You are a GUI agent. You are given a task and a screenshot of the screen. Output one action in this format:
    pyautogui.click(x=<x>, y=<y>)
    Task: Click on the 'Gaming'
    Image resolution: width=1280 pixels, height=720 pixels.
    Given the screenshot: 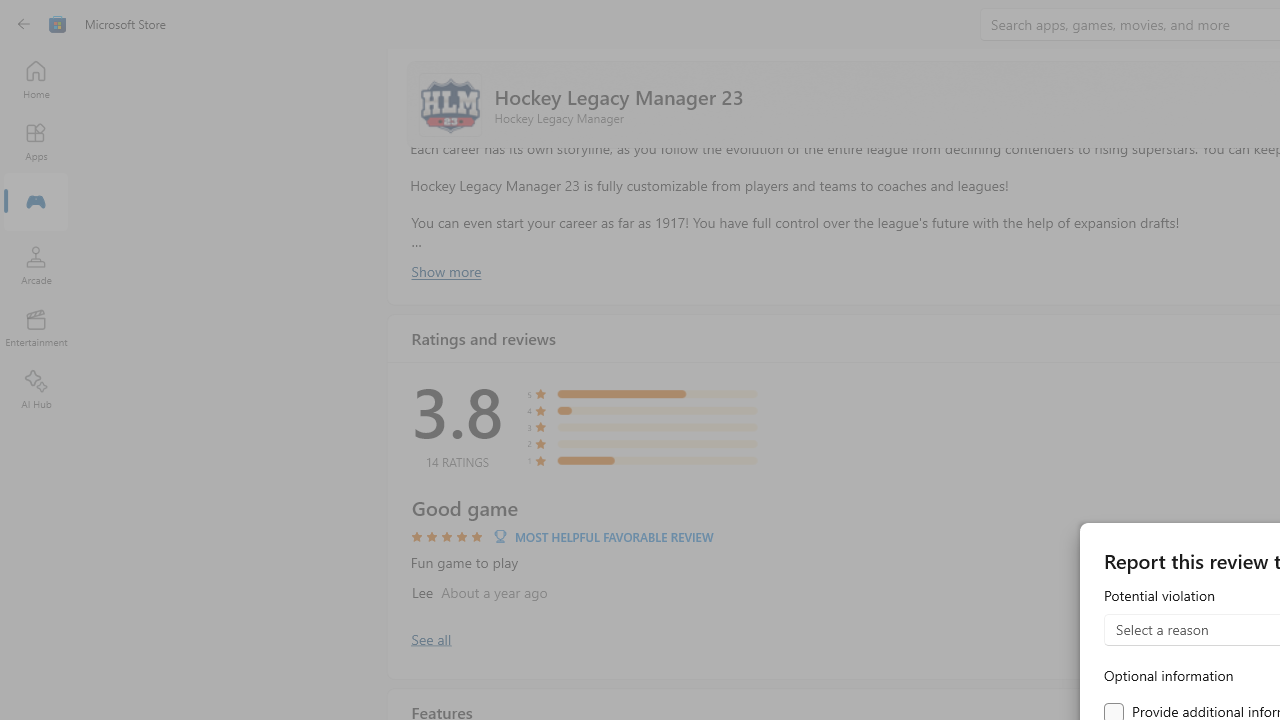 What is the action you would take?
    pyautogui.click(x=35, y=203)
    